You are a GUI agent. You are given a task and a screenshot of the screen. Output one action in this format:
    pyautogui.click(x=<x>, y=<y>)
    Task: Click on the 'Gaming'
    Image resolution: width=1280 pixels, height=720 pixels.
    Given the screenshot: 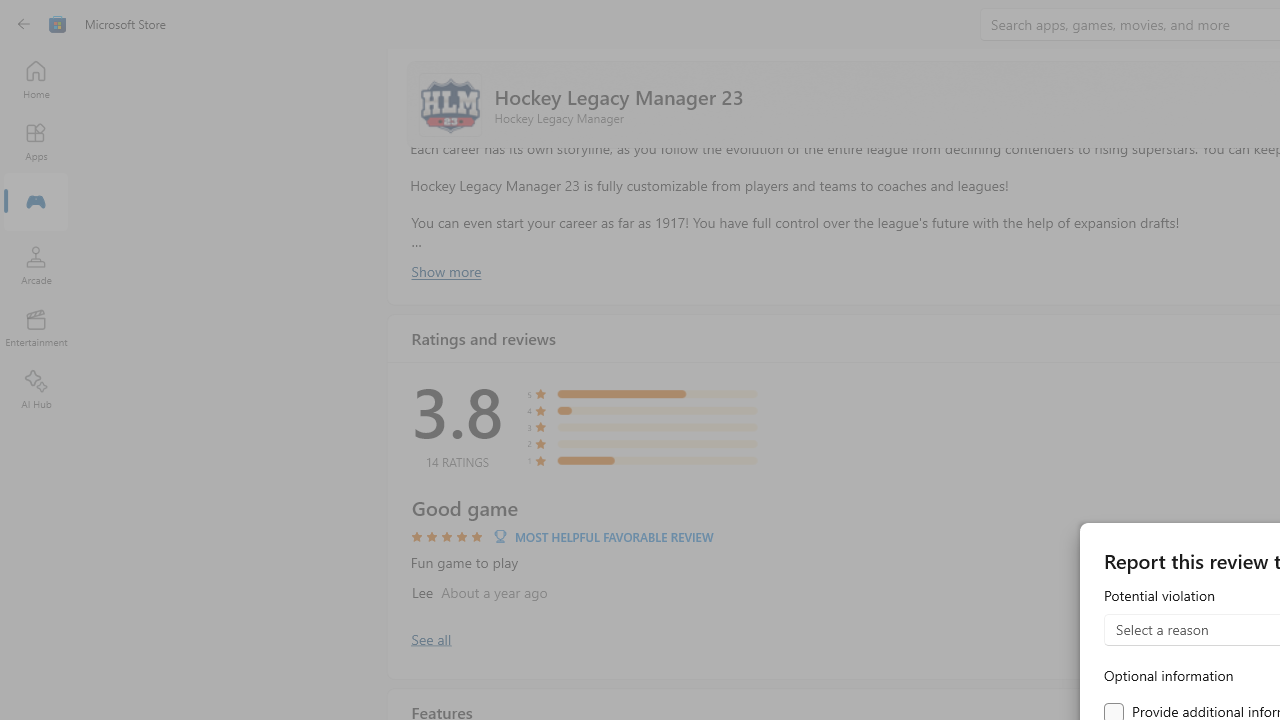 What is the action you would take?
    pyautogui.click(x=35, y=203)
    